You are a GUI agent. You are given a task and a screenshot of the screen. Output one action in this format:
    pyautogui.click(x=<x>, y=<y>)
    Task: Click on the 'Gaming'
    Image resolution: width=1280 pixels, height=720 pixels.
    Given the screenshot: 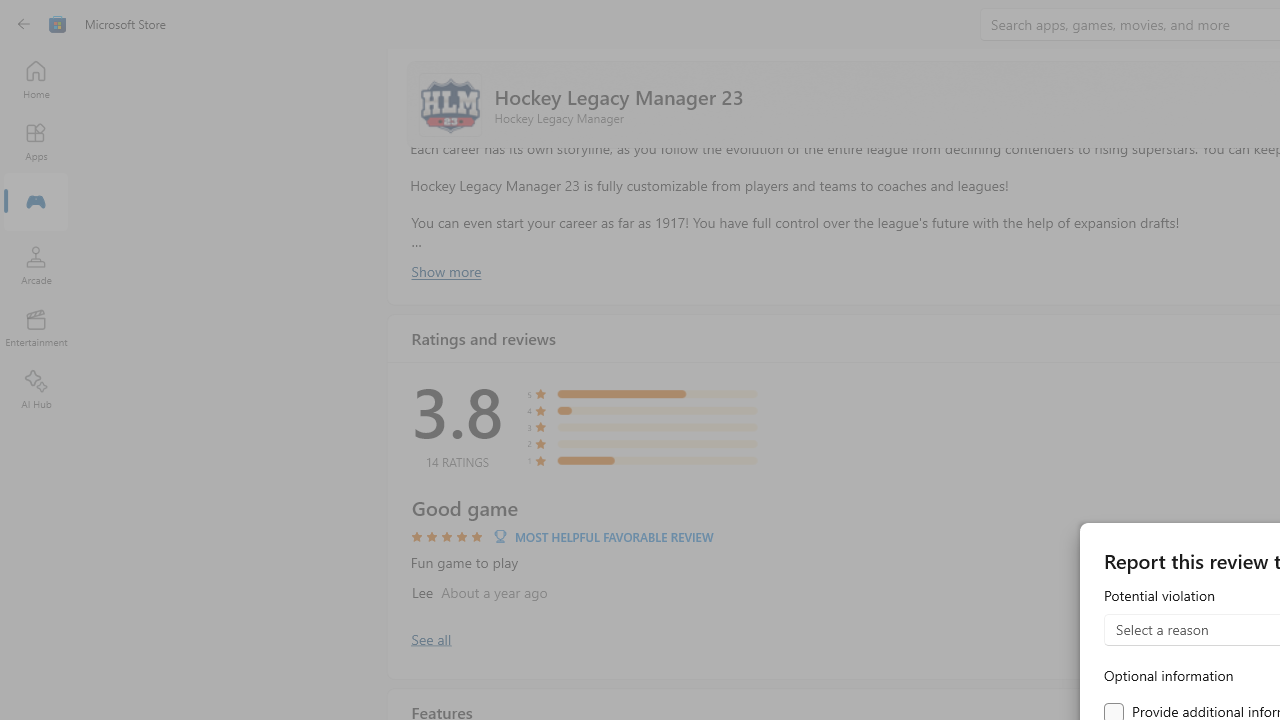 What is the action you would take?
    pyautogui.click(x=35, y=203)
    